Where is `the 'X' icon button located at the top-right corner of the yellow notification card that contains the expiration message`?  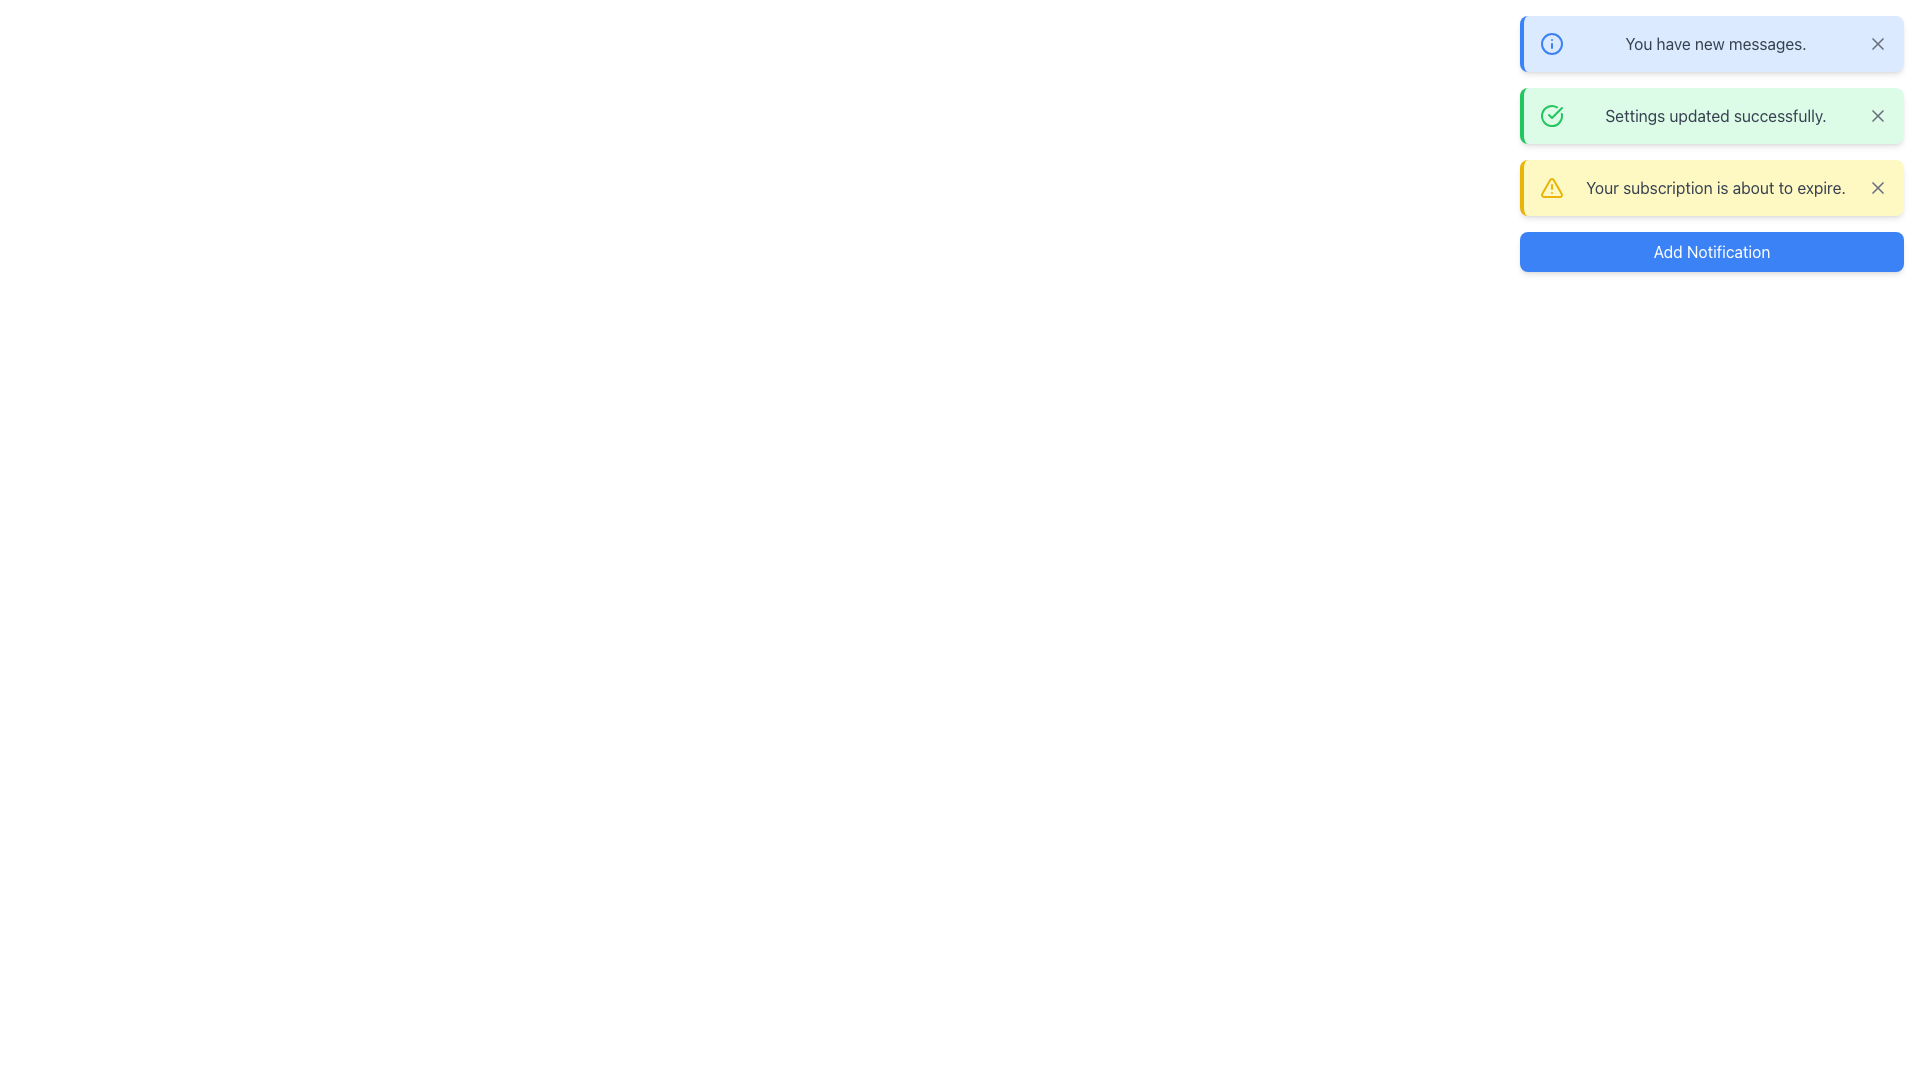 the 'X' icon button located at the top-right corner of the yellow notification card that contains the expiration message is located at coordinates (1876, 188).